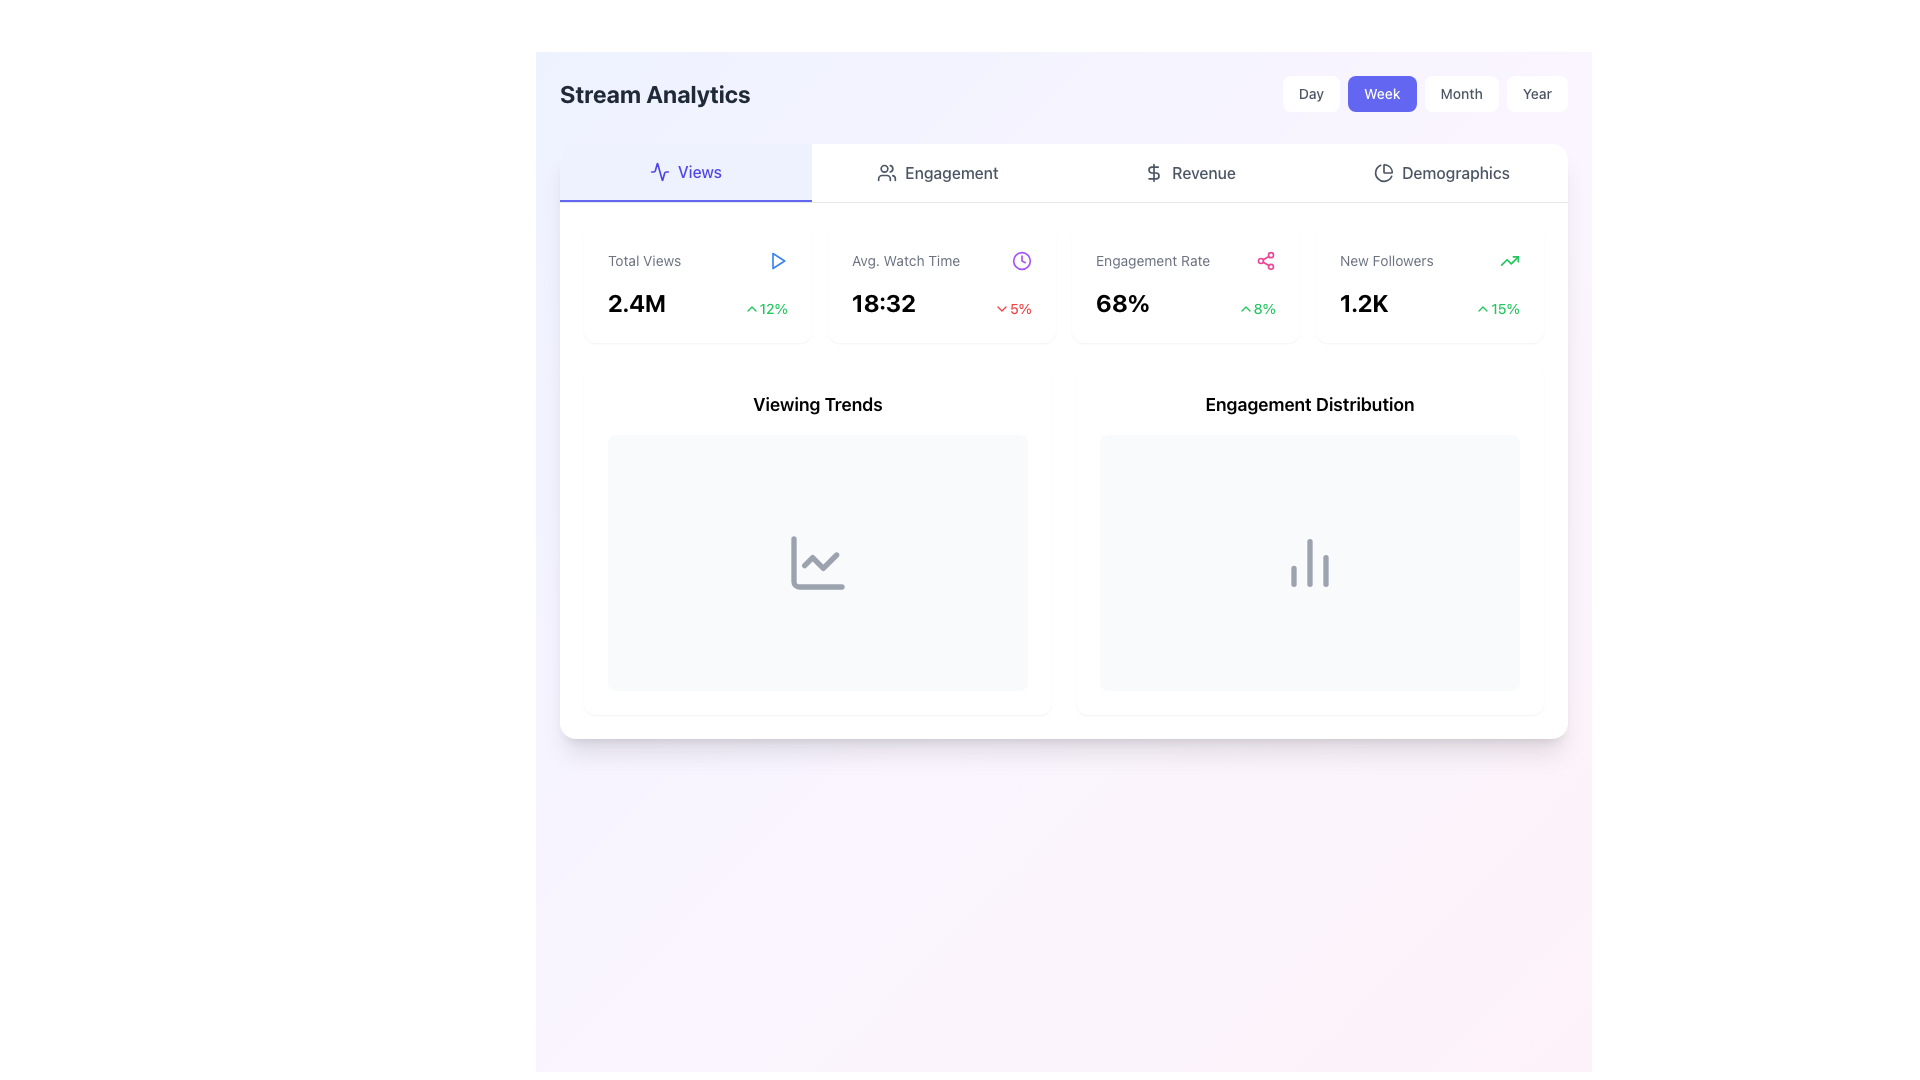 This screenshot has height=1080, width=1920. I want to click on the static text label that serves as a descriptor for the statistic displayed below ('2.4M') in the main dashboard view, so click(644, 260).